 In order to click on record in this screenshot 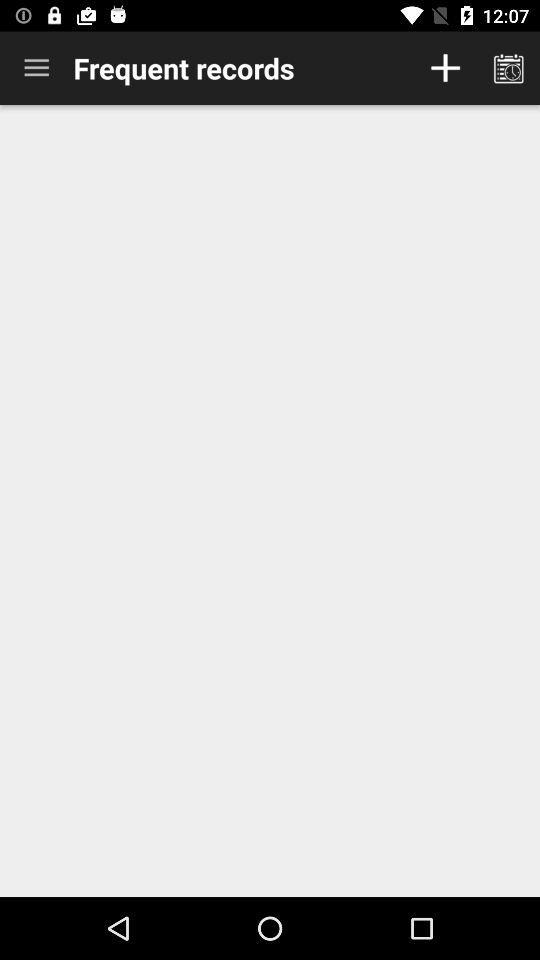, I will do `click(445, 68)`.